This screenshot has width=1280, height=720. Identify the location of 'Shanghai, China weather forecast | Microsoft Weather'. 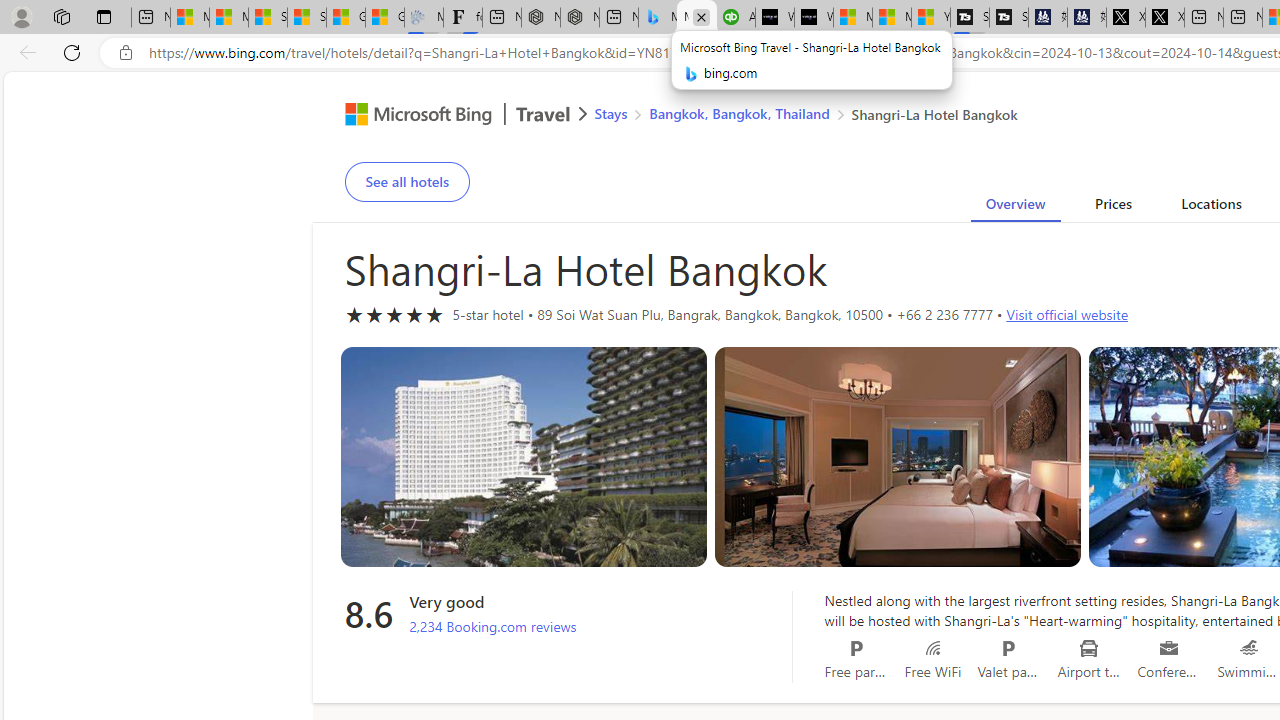
(306, 17).